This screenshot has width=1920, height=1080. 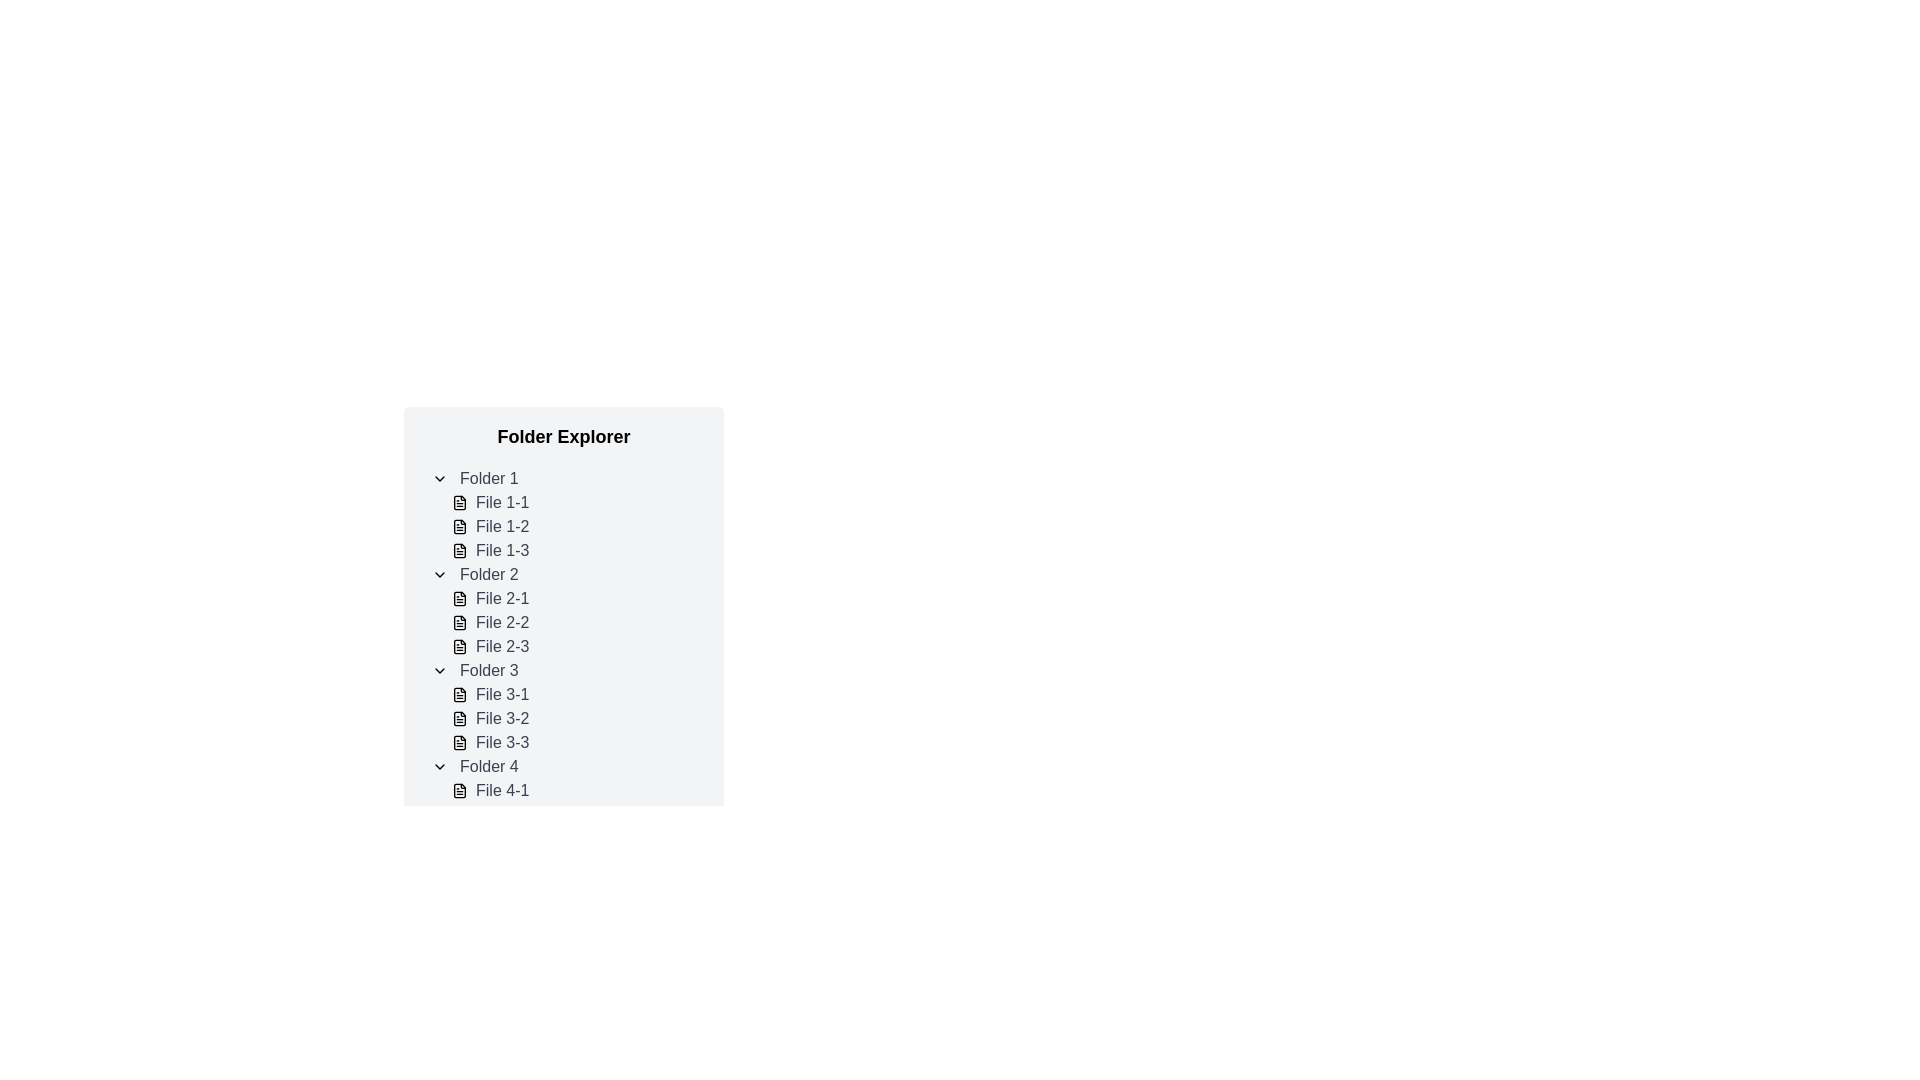 What do you see at coordinates (459, 501) in the screenshot?
I see `the small document icon located next to the text 'File 1-1' in the folder explorer panel under 'Folder 1'` at bounding box center [459, 501].